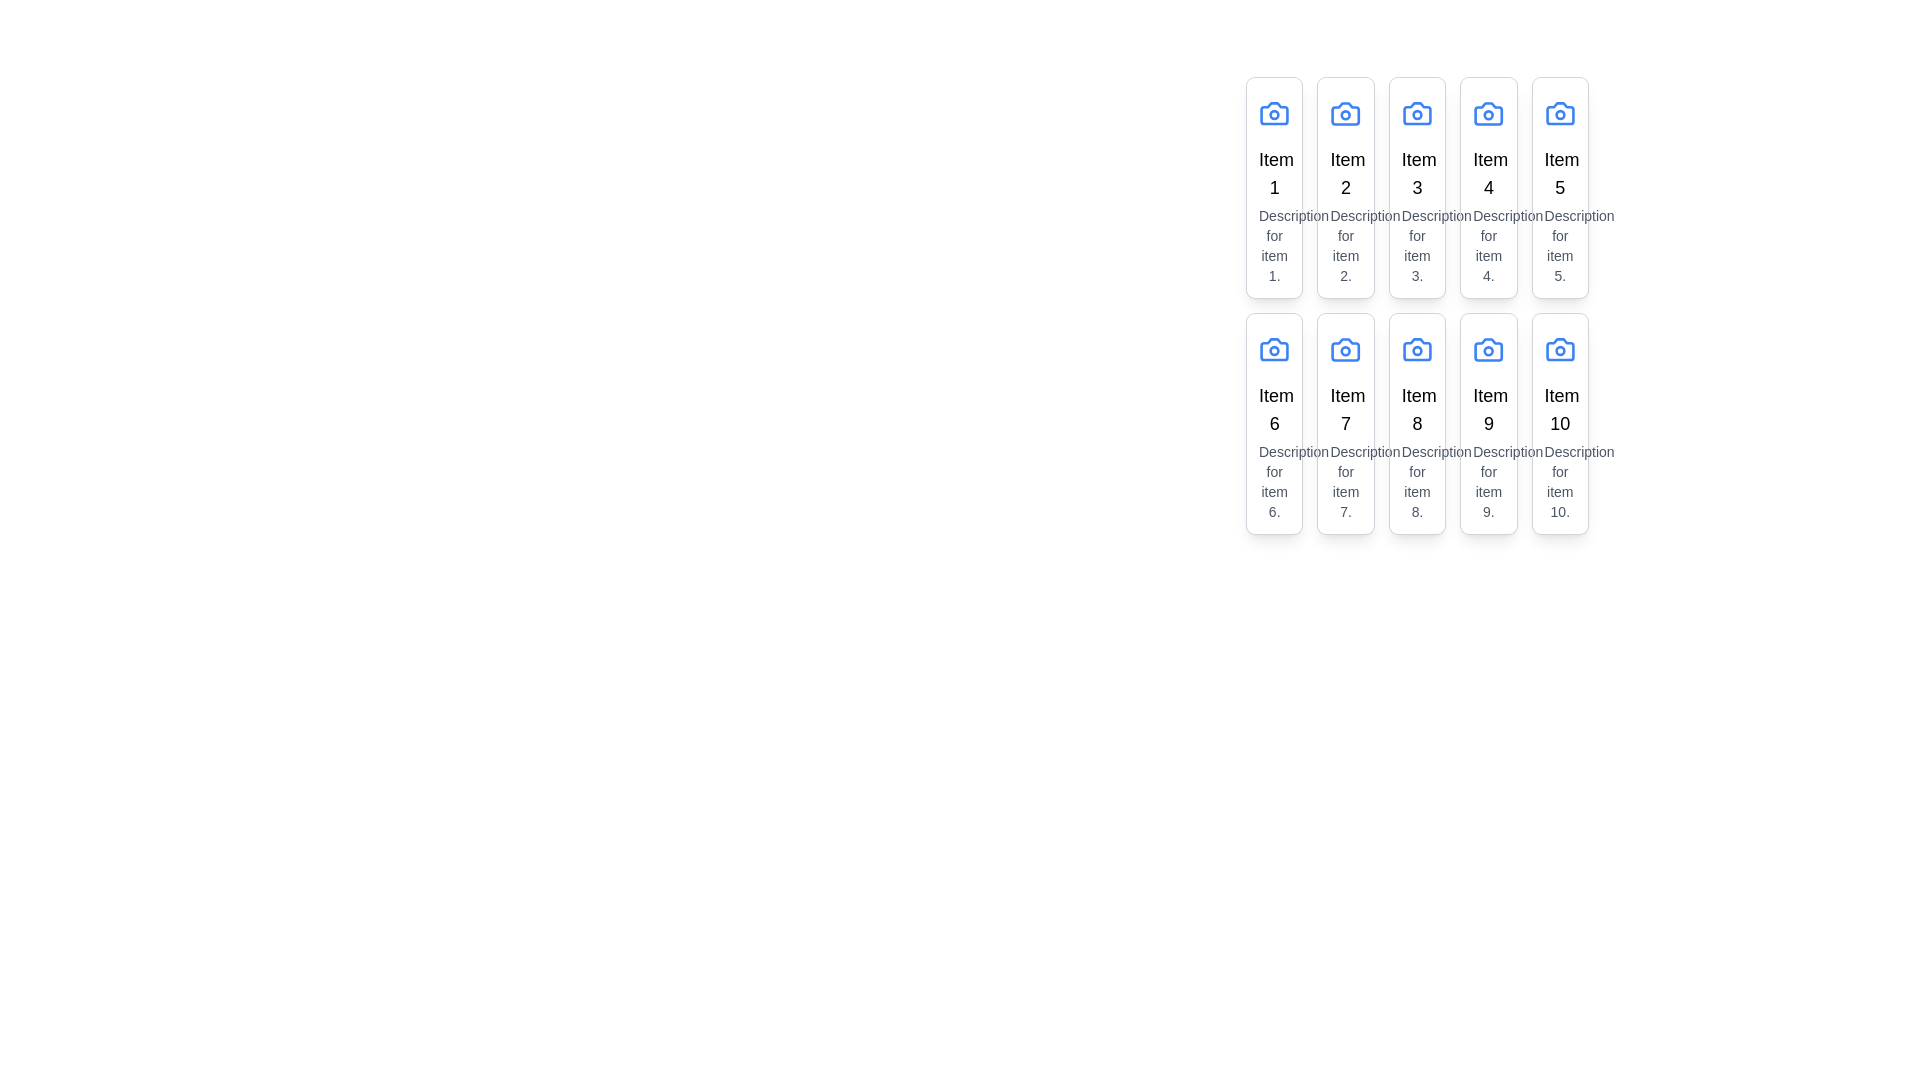  Describe the element at coordinates (1559, 188) in the screenshot. I see `the fifth card in the grid layout, which displays 'Item 5' and its description to trigger interactions` at that location.